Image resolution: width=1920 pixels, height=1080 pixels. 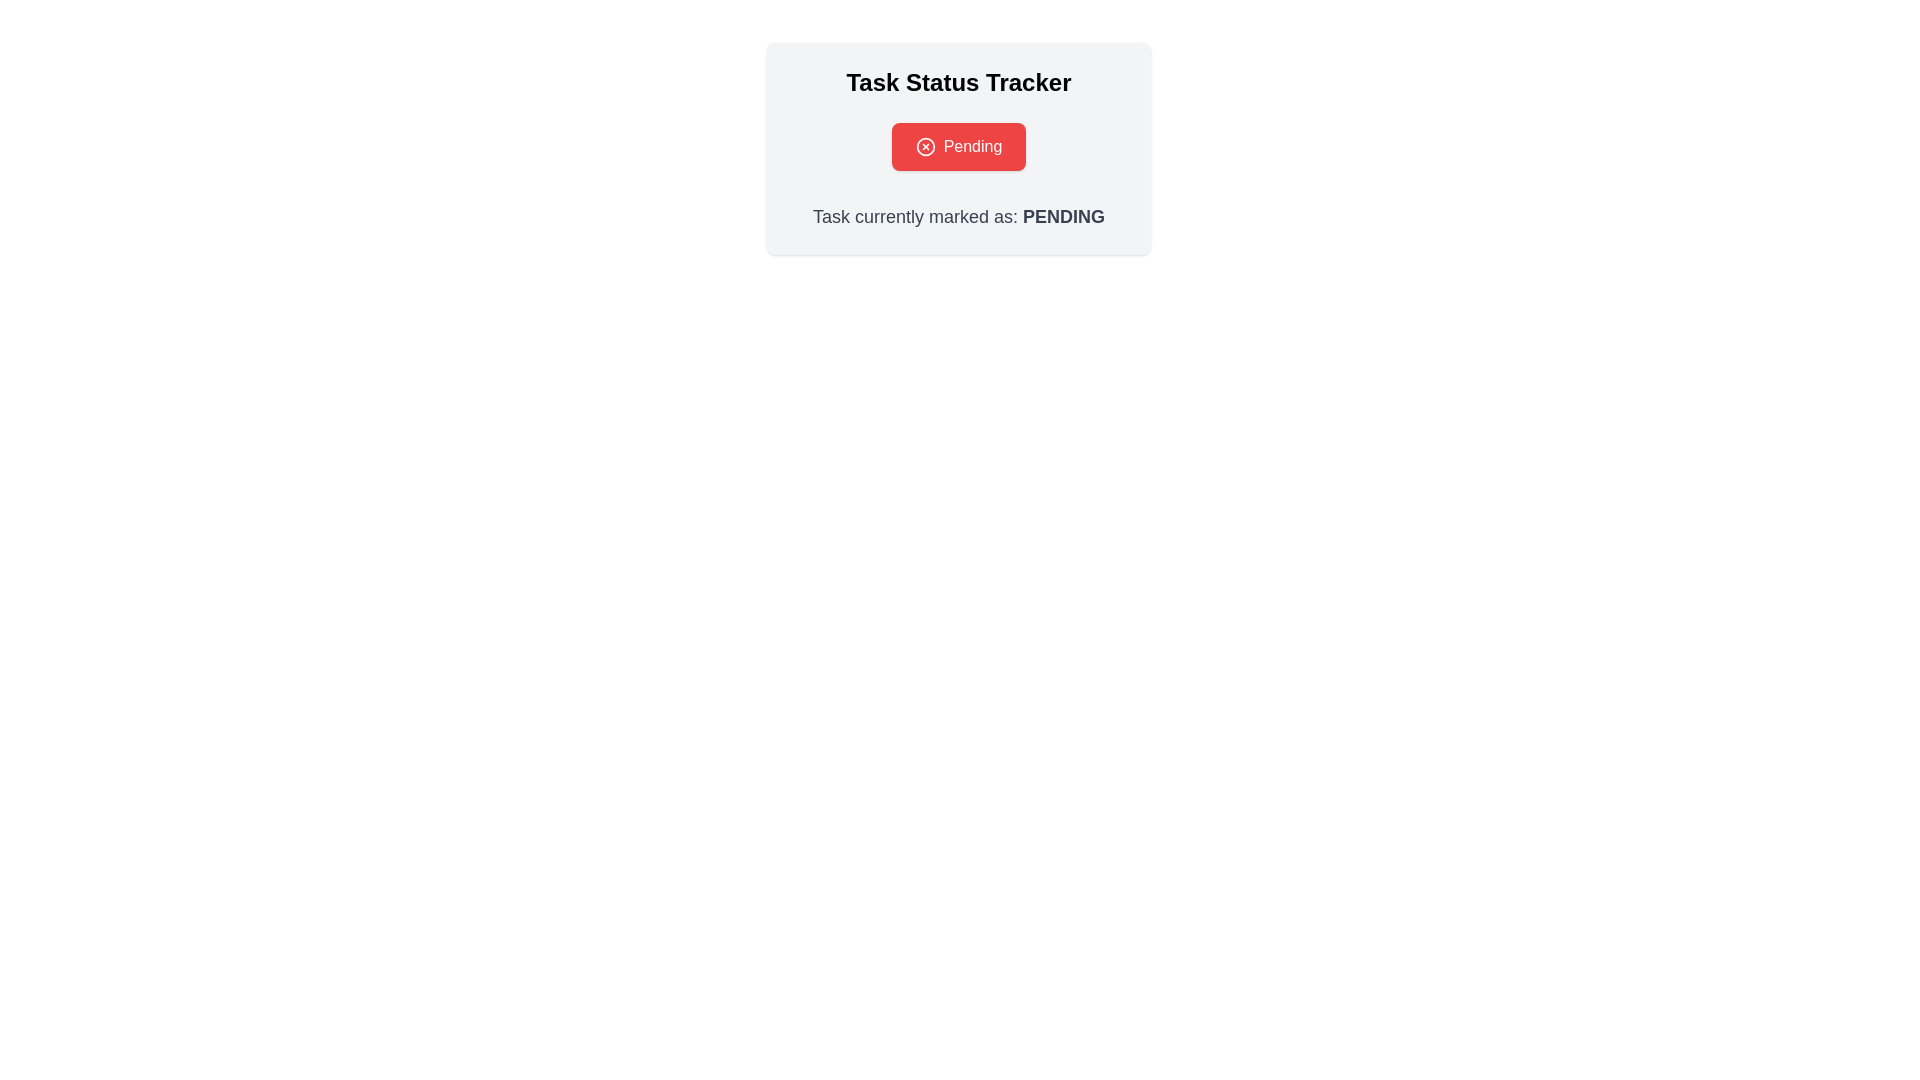 I want to click on the decorative SVG graphic element centered within the 'Pending' button, which enhances its appearance, so click(x=924, y=145).